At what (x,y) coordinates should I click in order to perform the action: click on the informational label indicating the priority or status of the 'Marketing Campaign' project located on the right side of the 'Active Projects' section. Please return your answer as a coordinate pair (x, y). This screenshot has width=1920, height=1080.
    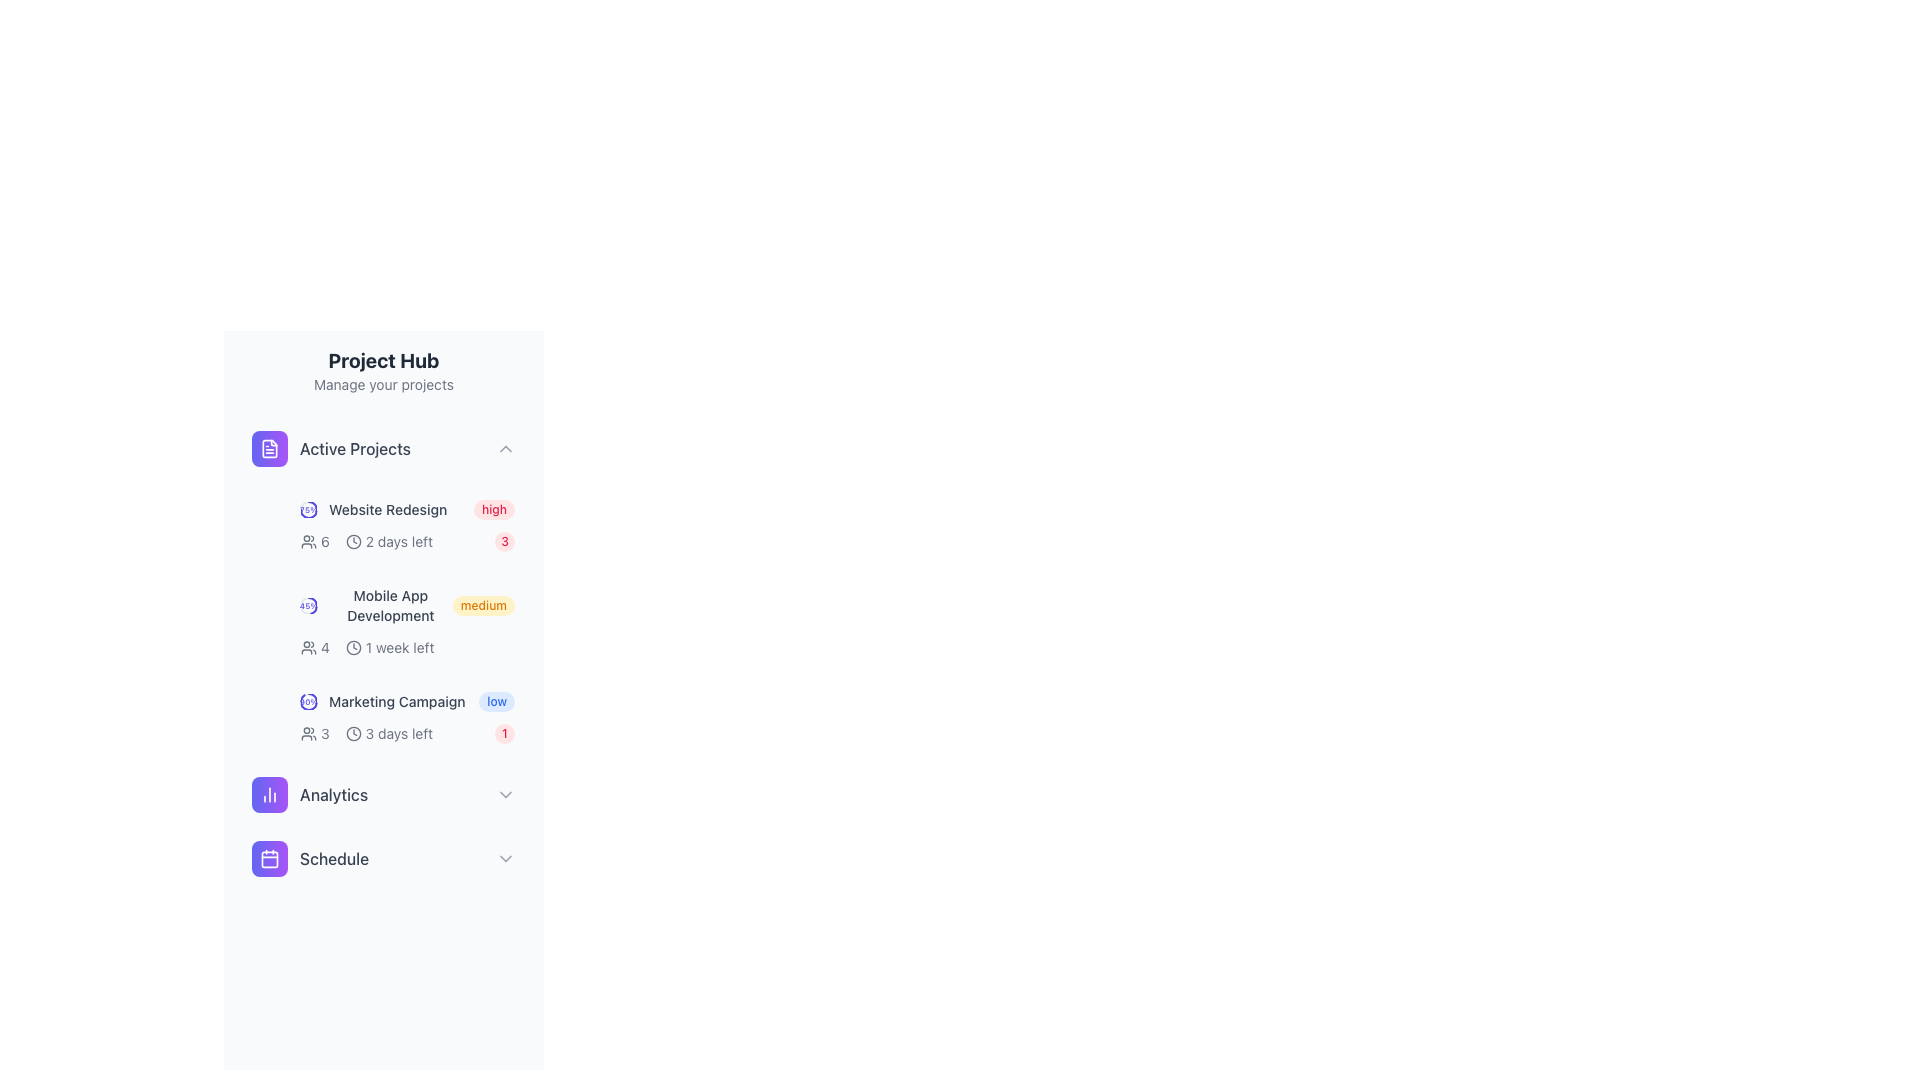
    Looking at the image, I should click on (497, 701).